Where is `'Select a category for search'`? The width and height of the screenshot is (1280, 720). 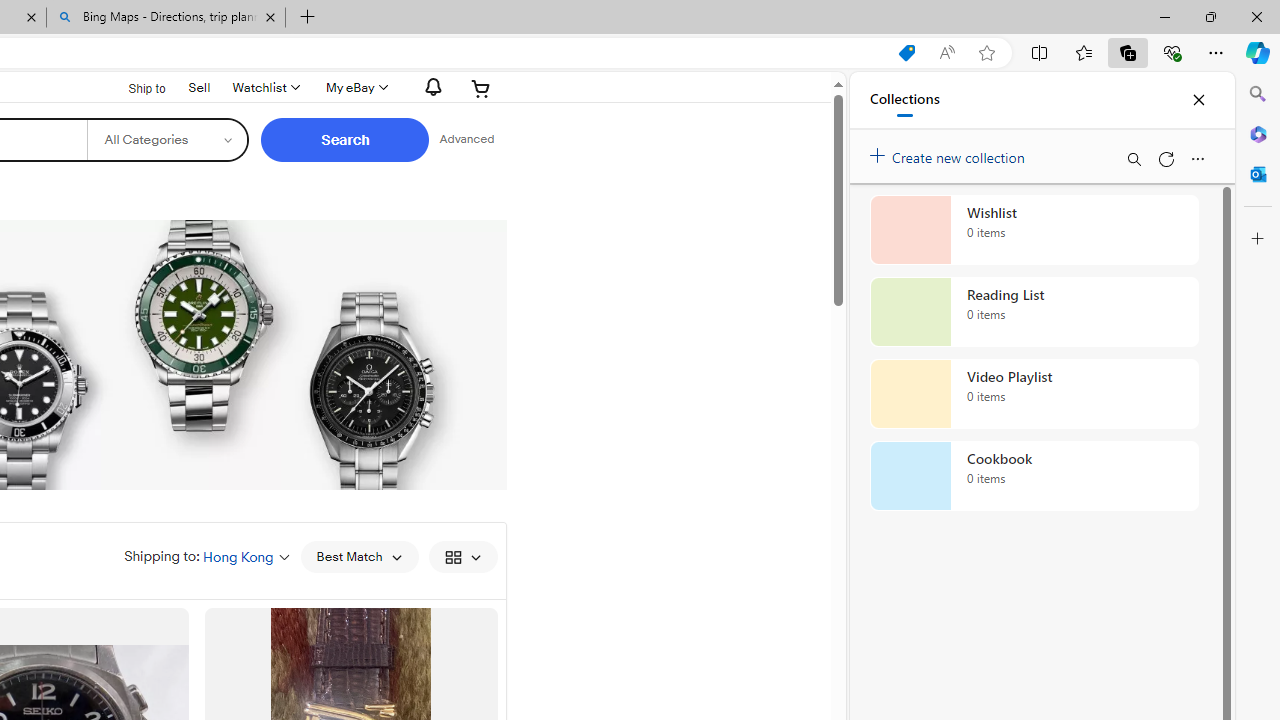
'Select a category for search' is located at coordinates (167, 139).